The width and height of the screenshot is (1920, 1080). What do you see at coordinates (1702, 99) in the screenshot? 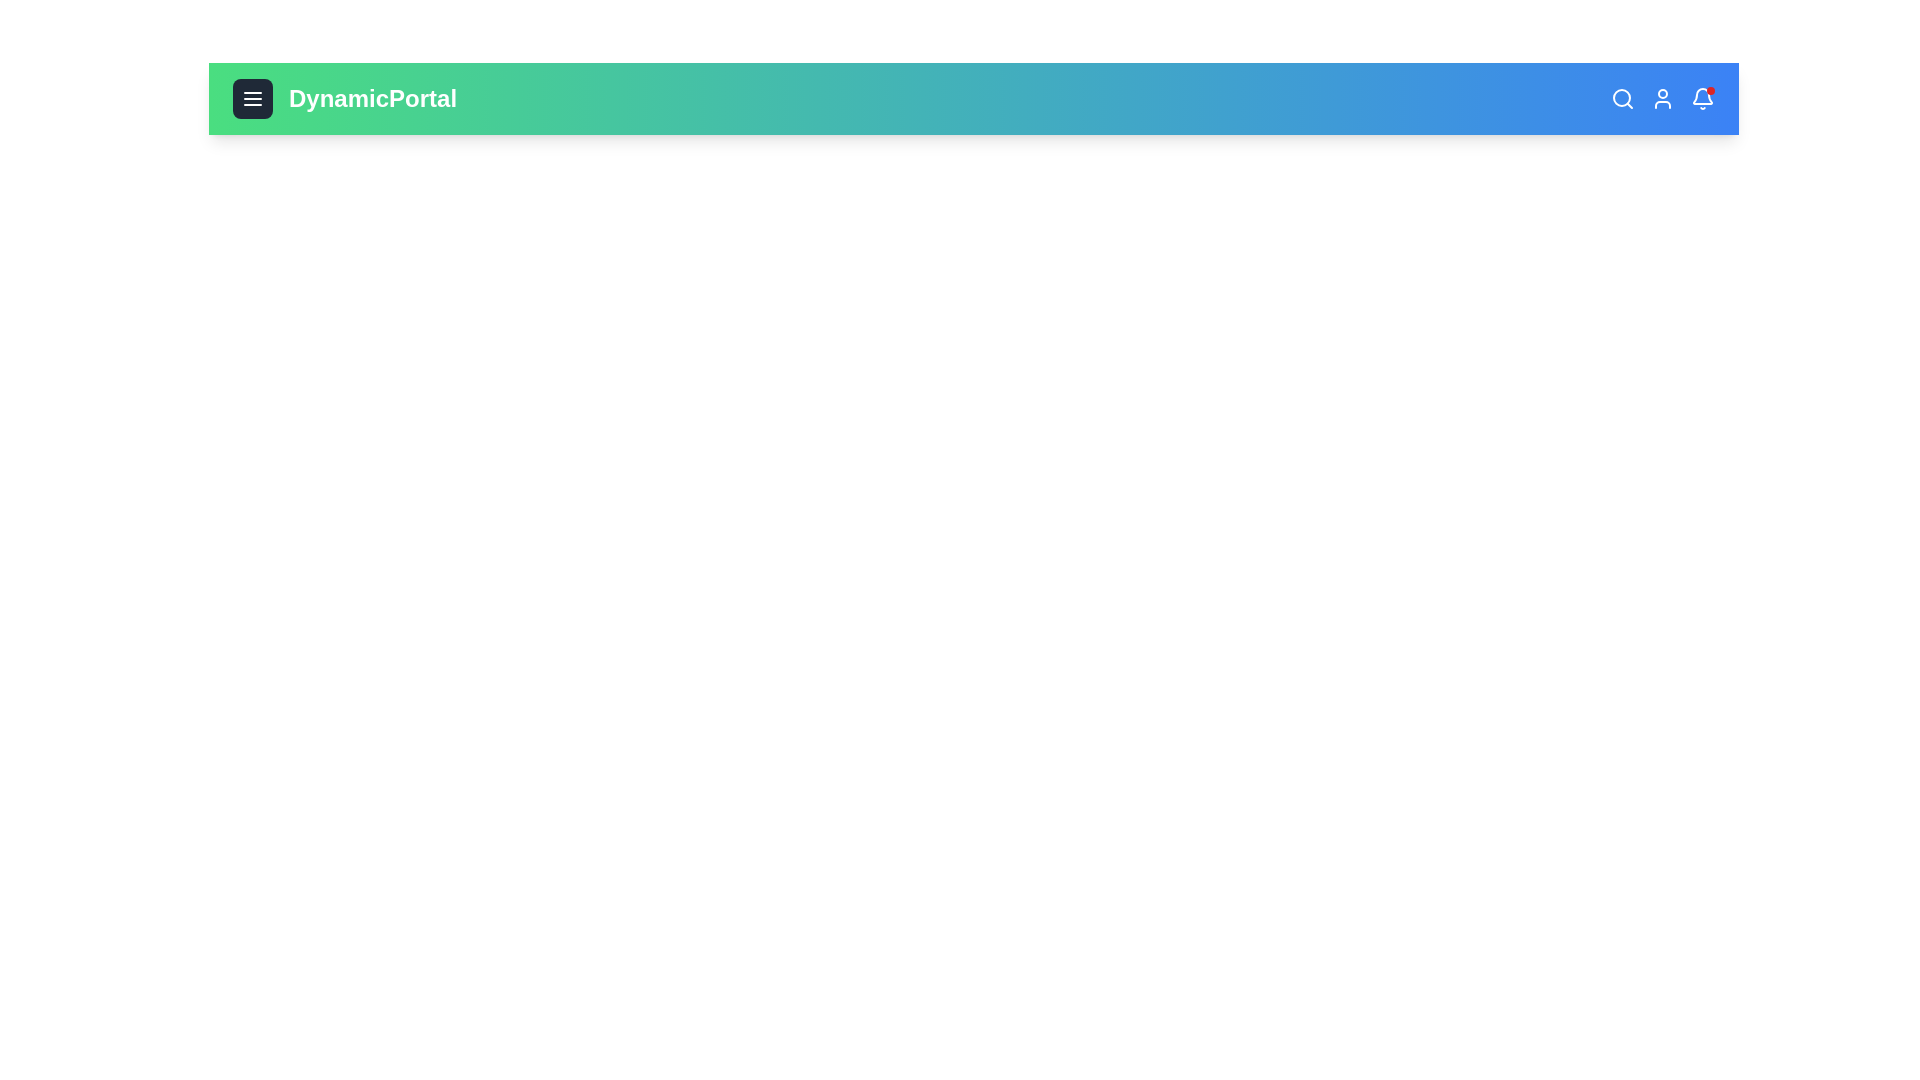
I see `the notification bell icon to view notifications` at bounding box center [1702, 99].